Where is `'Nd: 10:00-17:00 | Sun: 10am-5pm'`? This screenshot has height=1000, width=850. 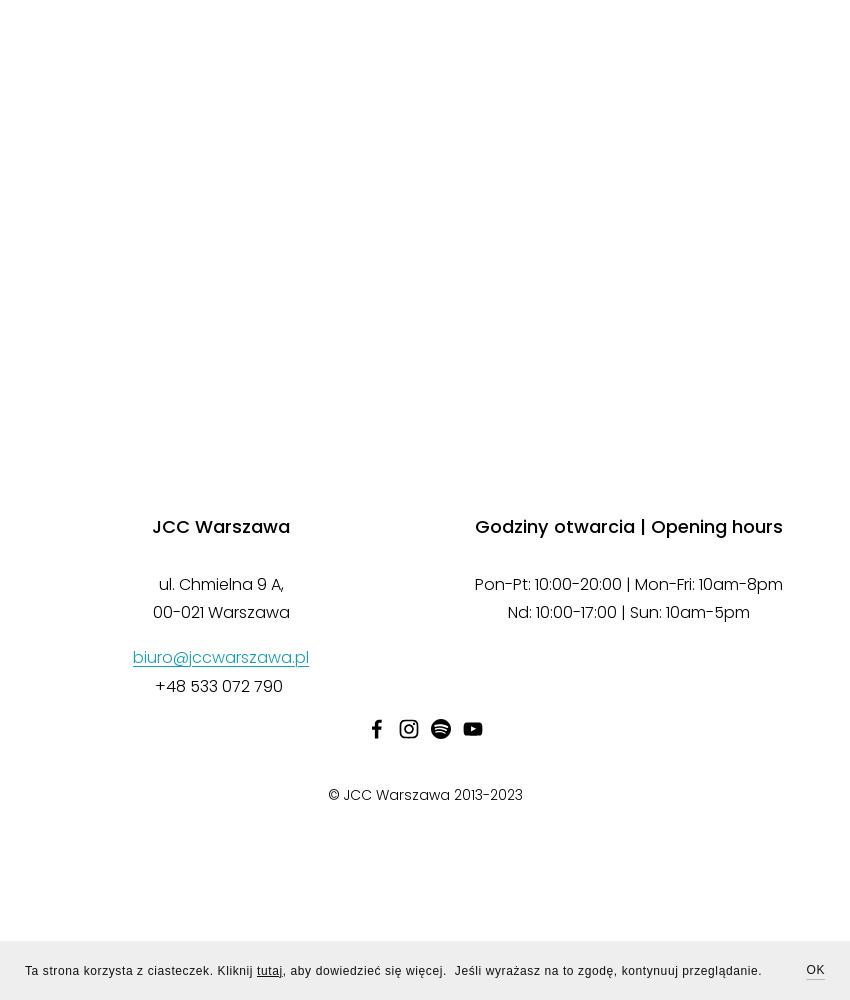 'Nd: 10:00-17:00 | Sun: 10am-5pm' is located at coordinates (628, 611).